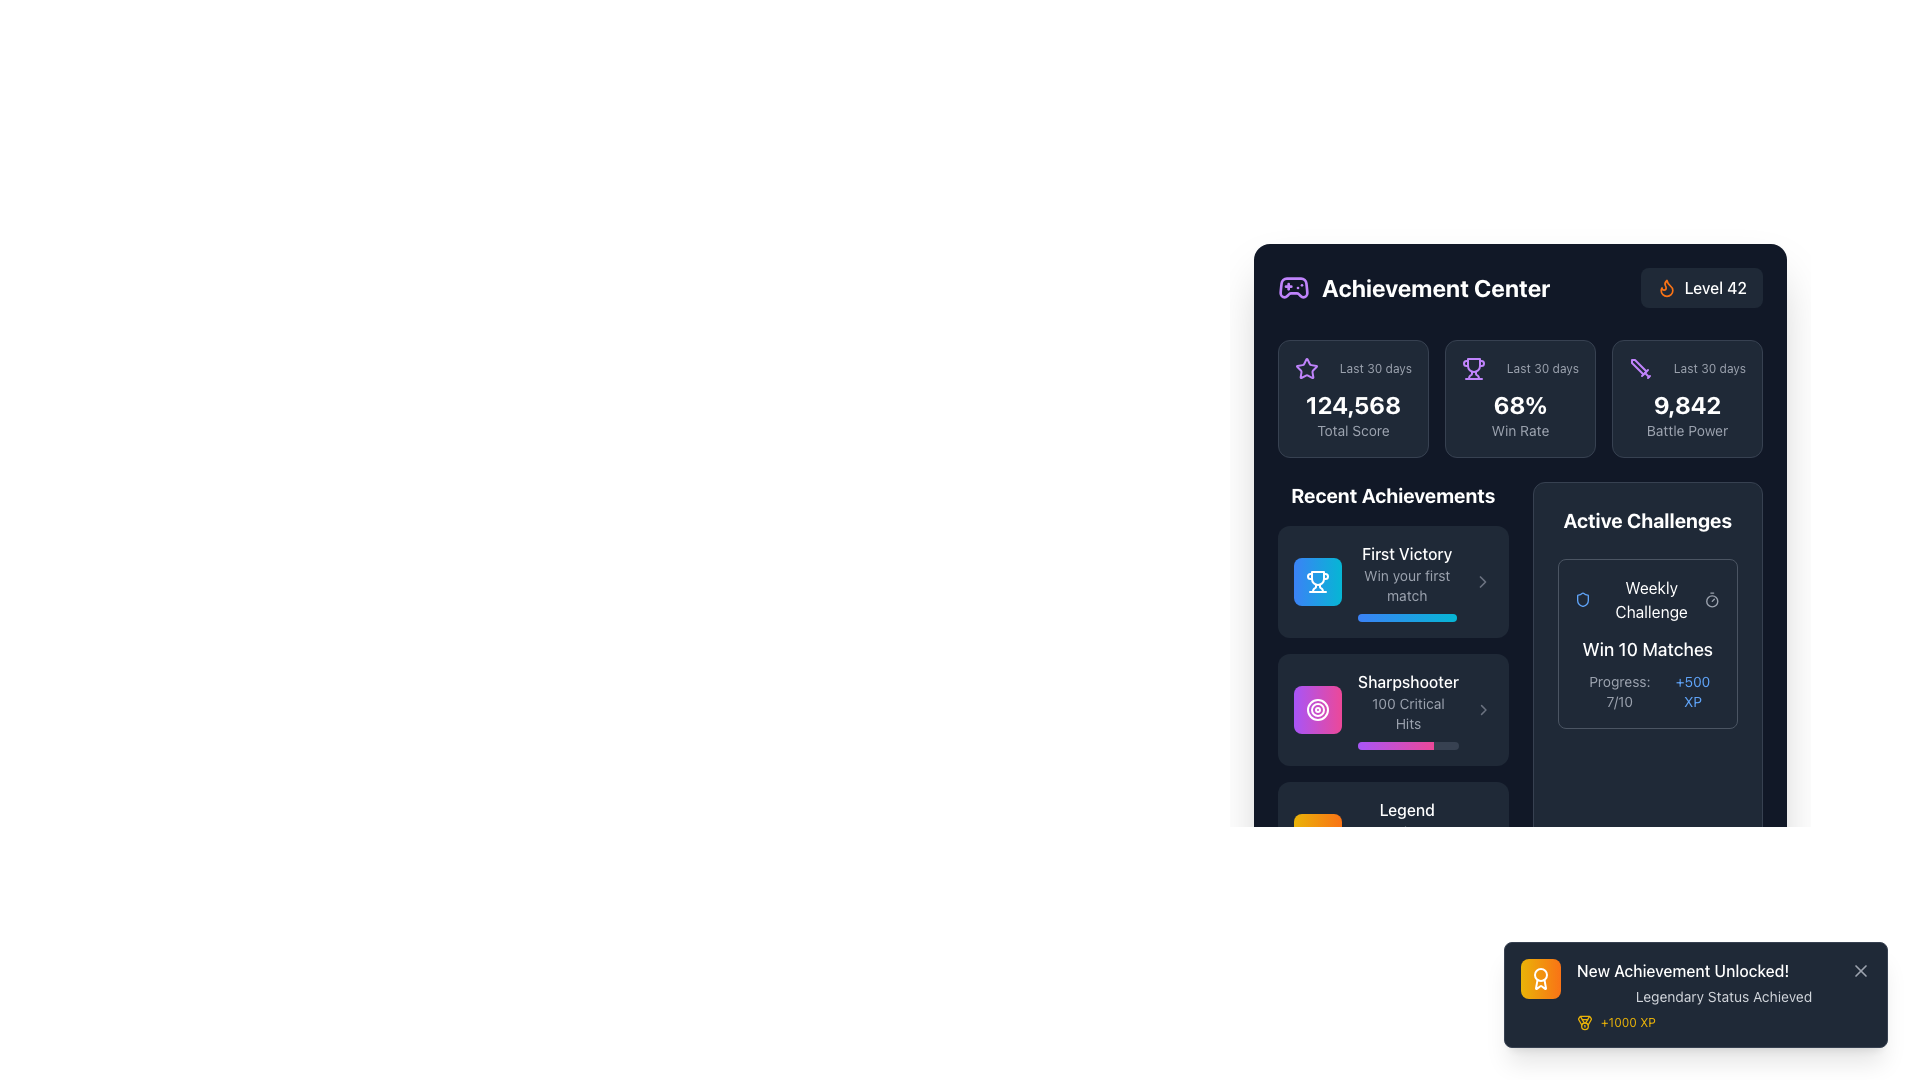 Image resolution: width=1920 pixels, height=1080 pixels. Describe the element at coordinates (1583, 1022) in the screenshot. I see `the achievement icon that represents '+1000 XP' located in the notification area at the bottom-right of the interface` at that location.